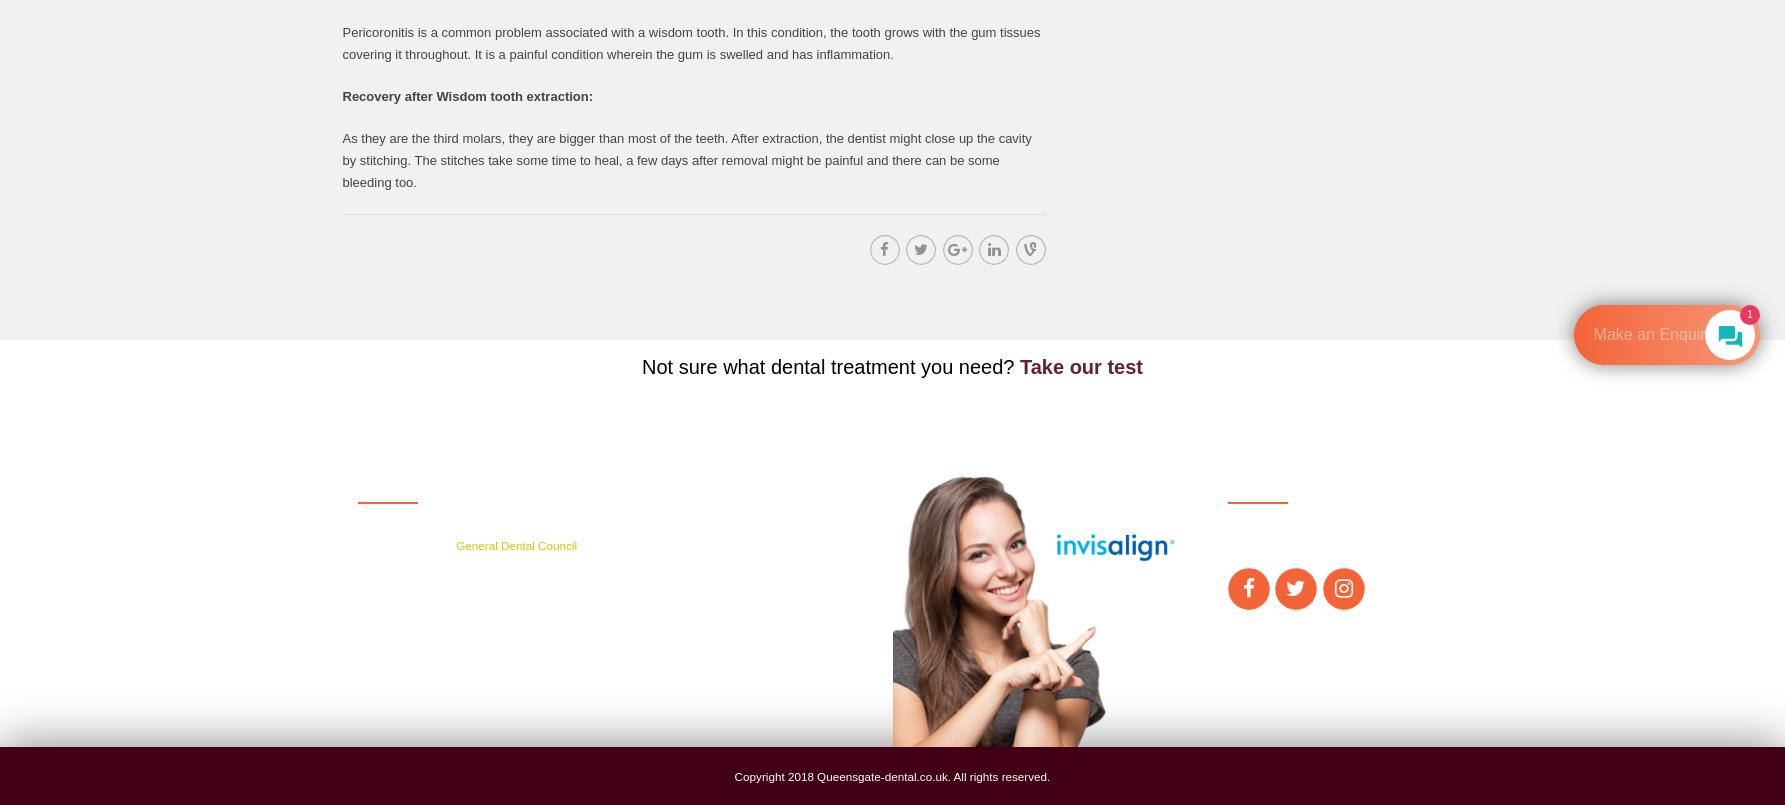 This screenshot has width=1785, height=805. I want to click on 'BY EMAIL: info@queensgate-dental.co.uk', so click(751, 643).